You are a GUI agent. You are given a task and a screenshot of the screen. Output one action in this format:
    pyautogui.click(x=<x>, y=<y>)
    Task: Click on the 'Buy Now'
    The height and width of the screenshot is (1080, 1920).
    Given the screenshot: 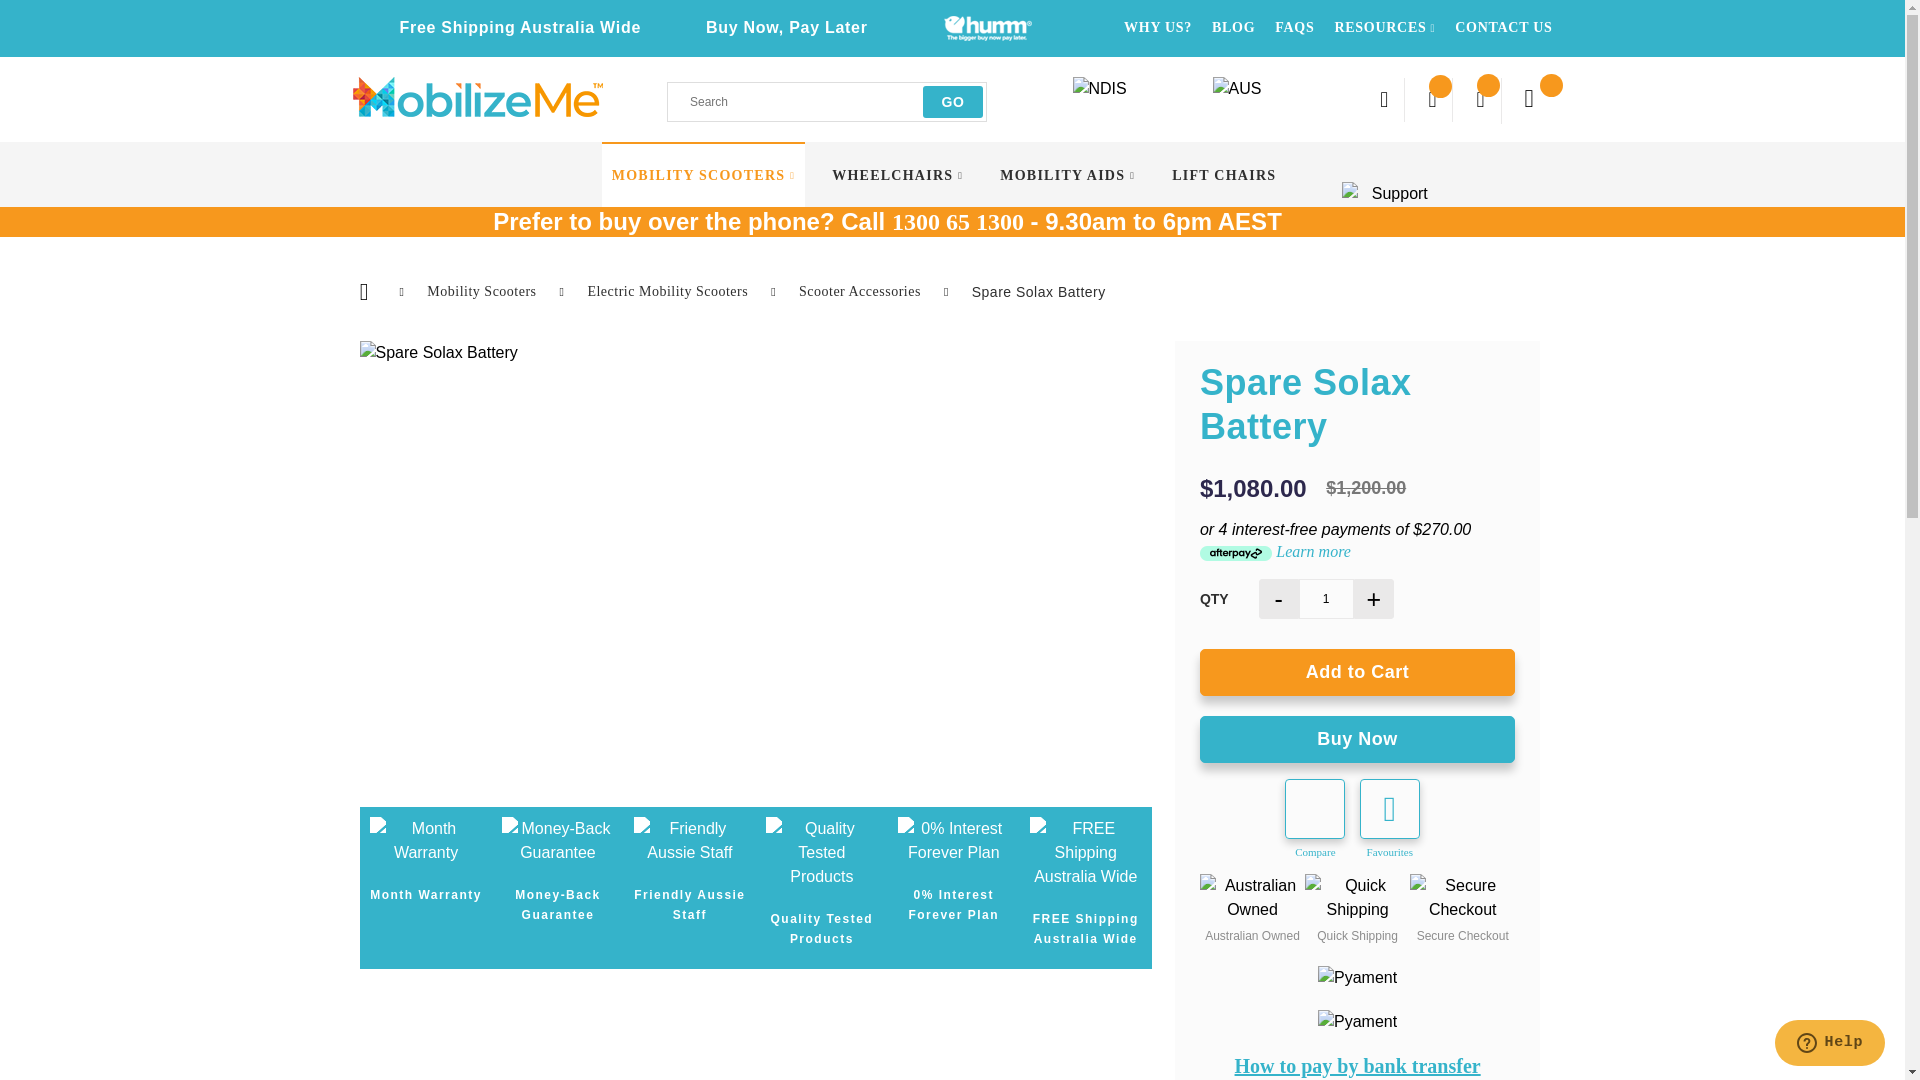 What is the action you would take?
    pyautogui.click(x=1357, y=739)
    